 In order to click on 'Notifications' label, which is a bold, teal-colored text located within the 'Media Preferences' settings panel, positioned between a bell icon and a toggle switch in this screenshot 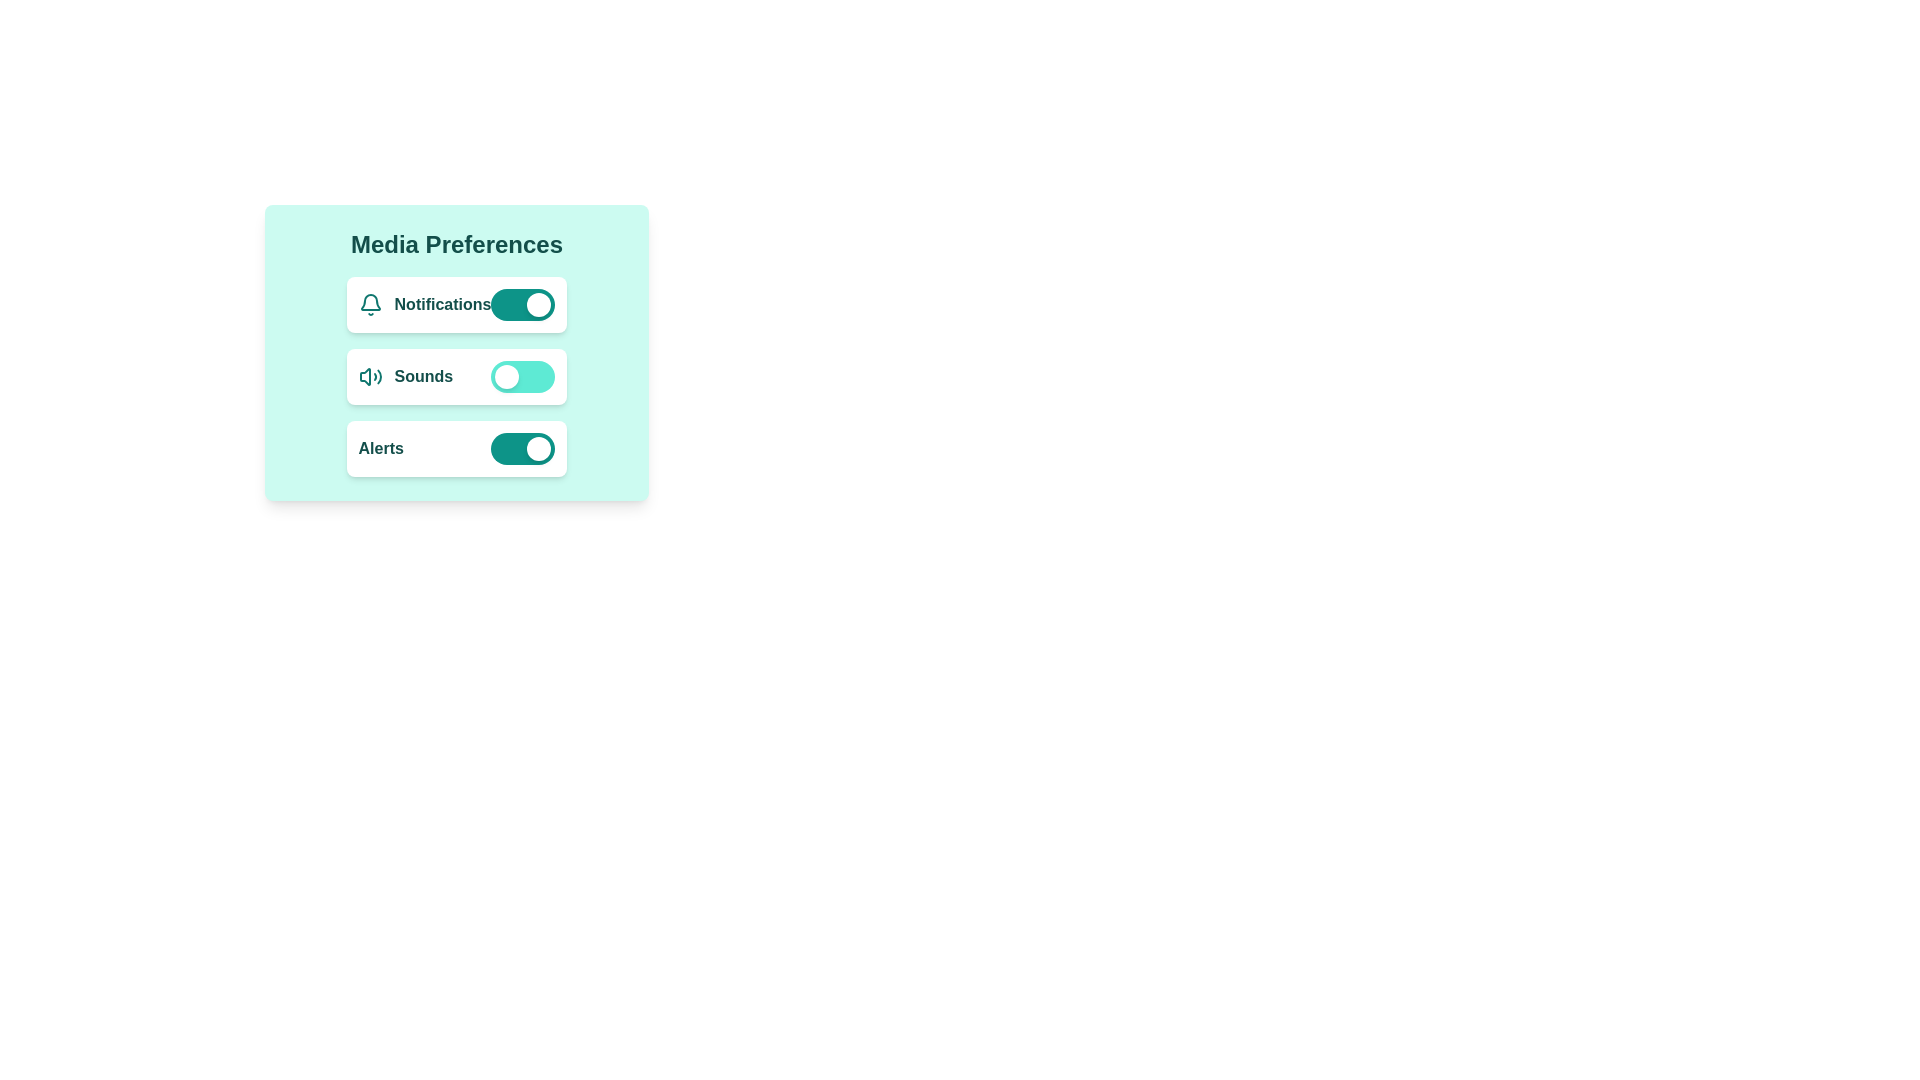, I will do `click(441, 304)`.